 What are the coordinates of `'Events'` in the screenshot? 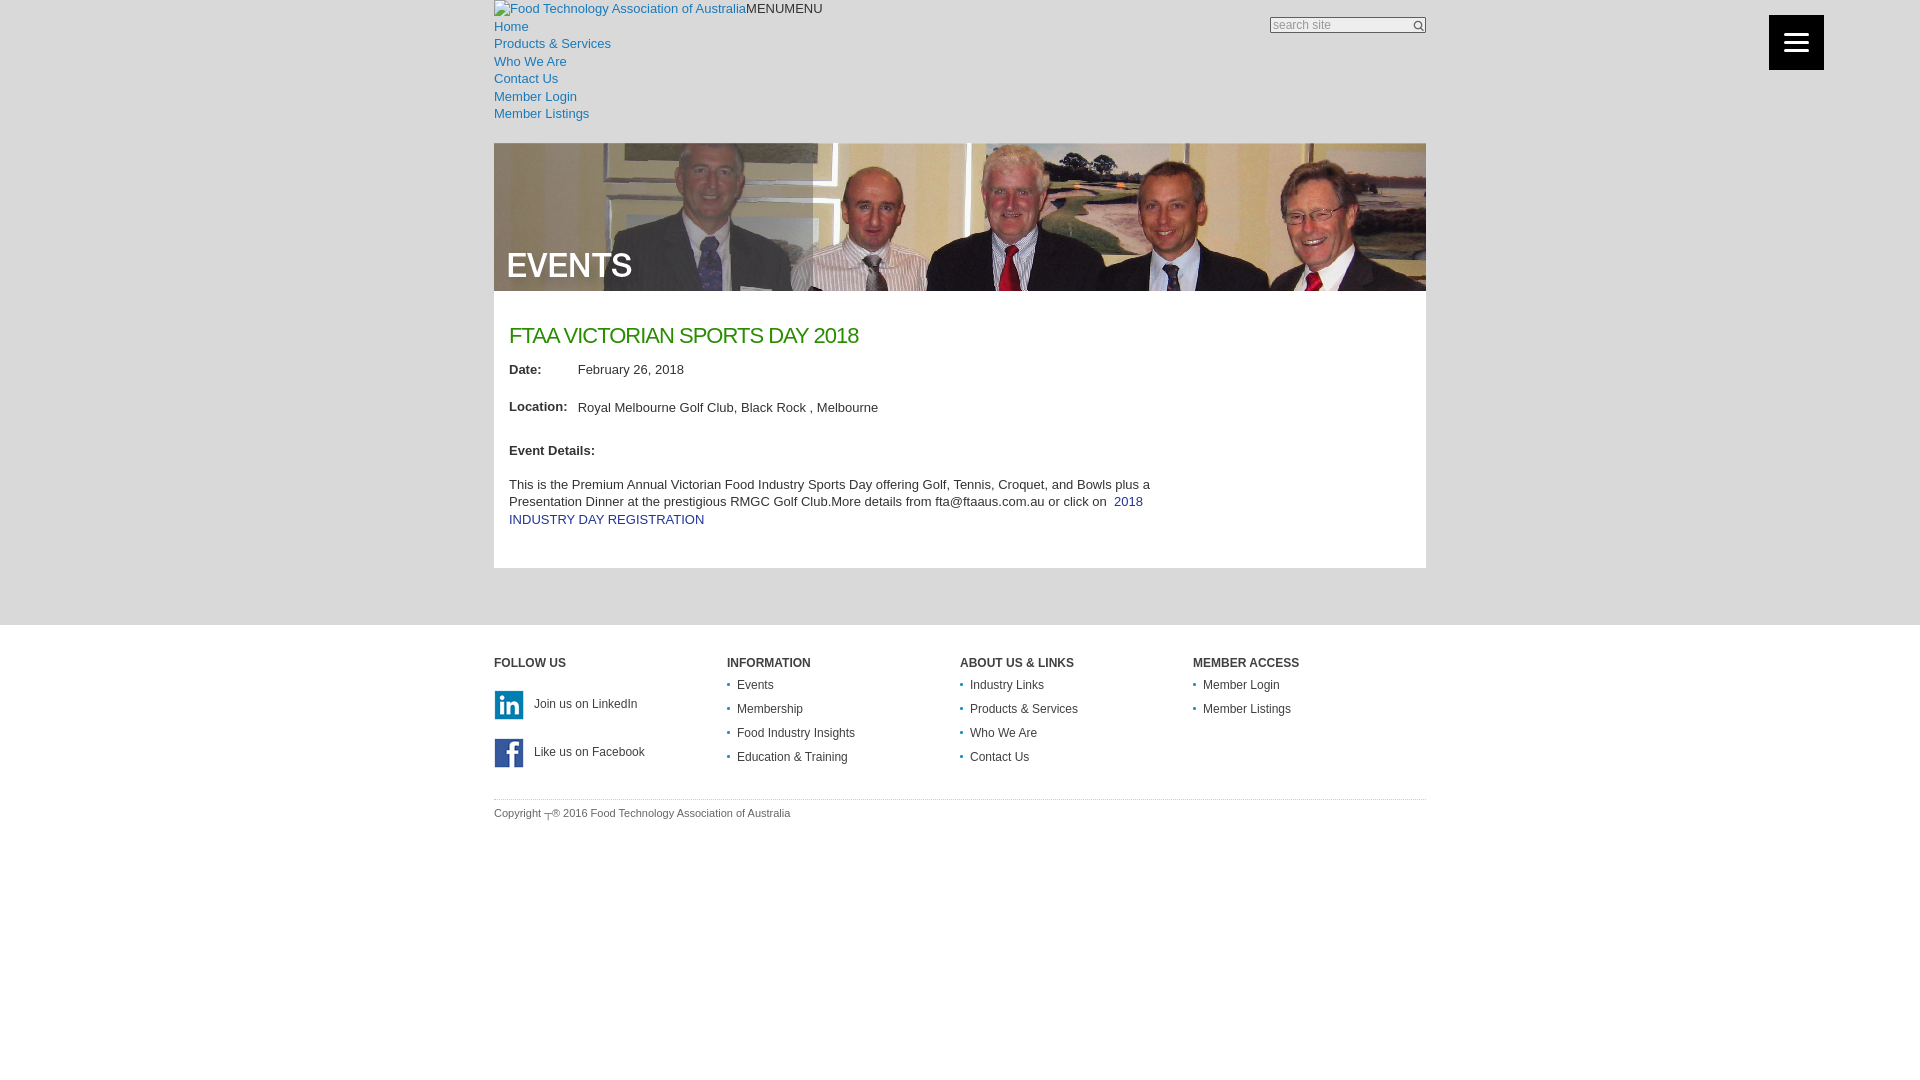 It's located at (754, 684).